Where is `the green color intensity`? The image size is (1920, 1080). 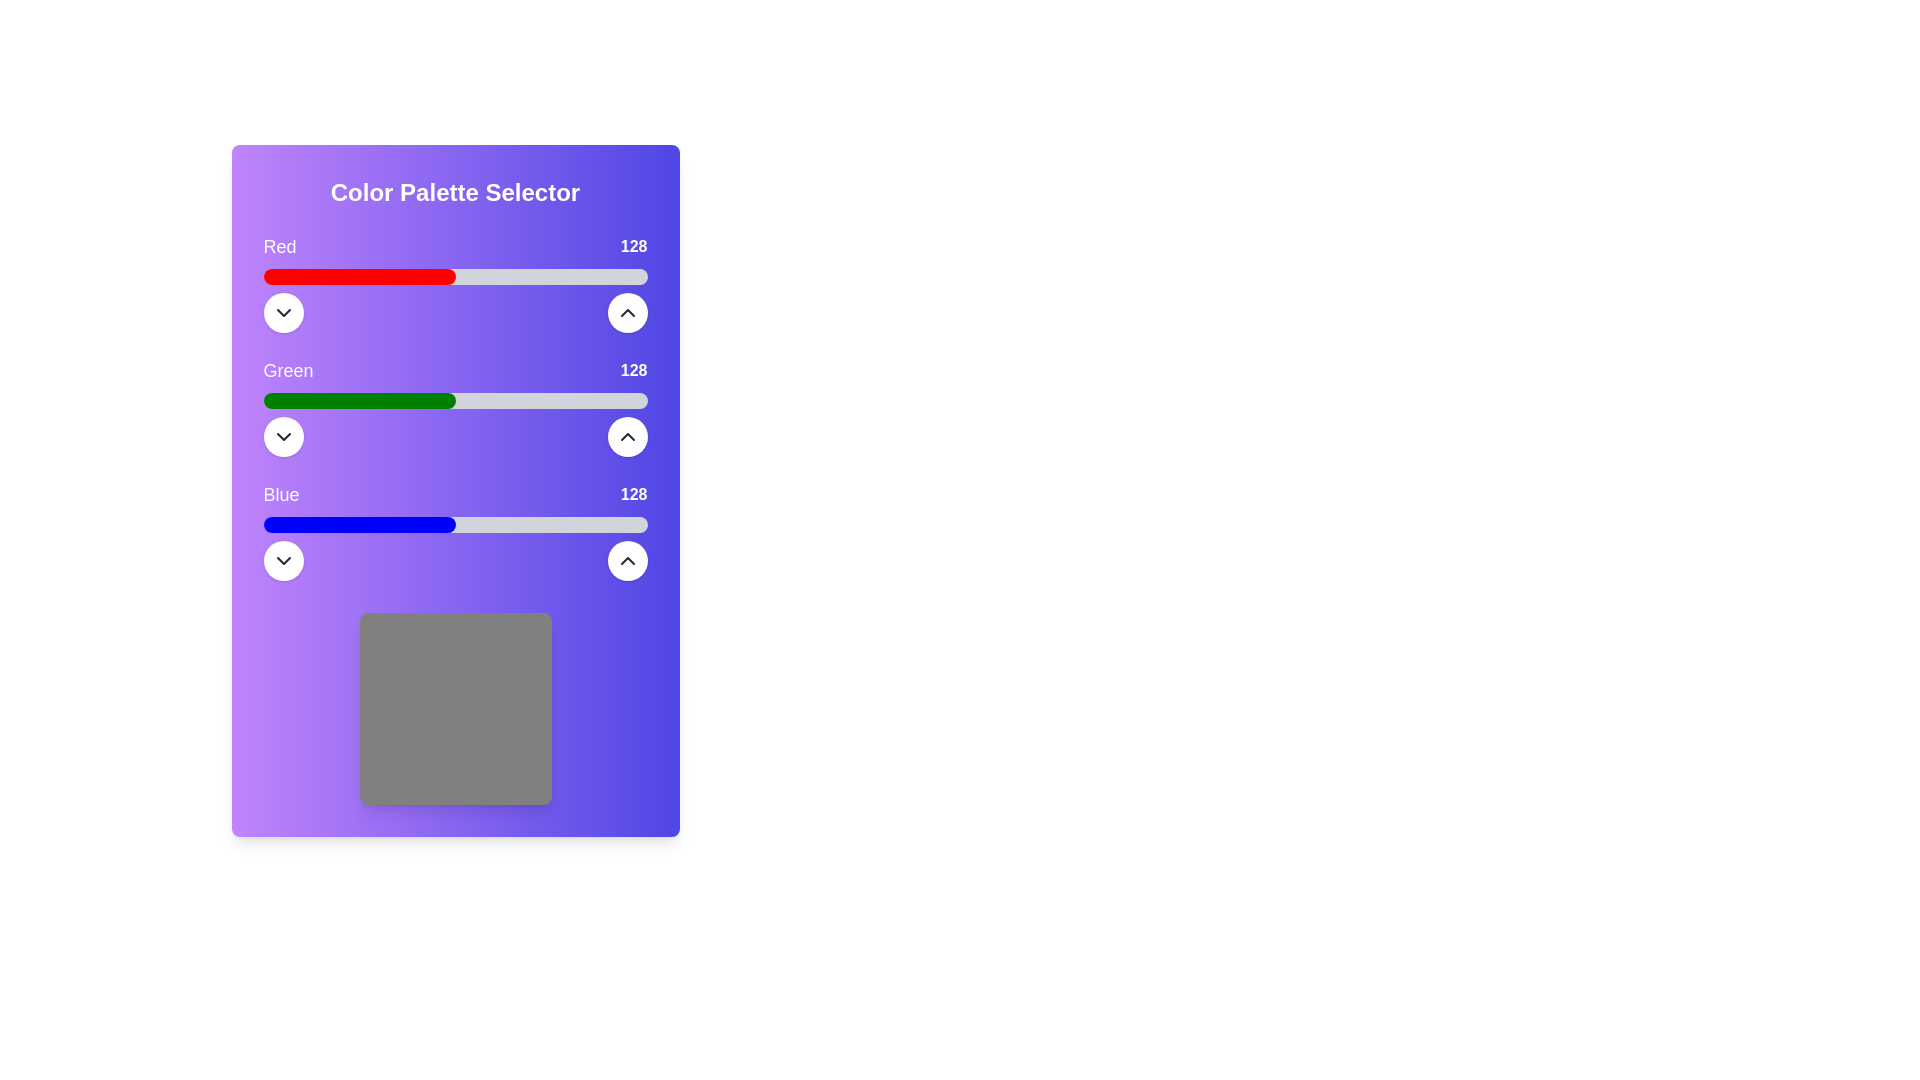 the green color intensity is located at coordinates (429, 401).